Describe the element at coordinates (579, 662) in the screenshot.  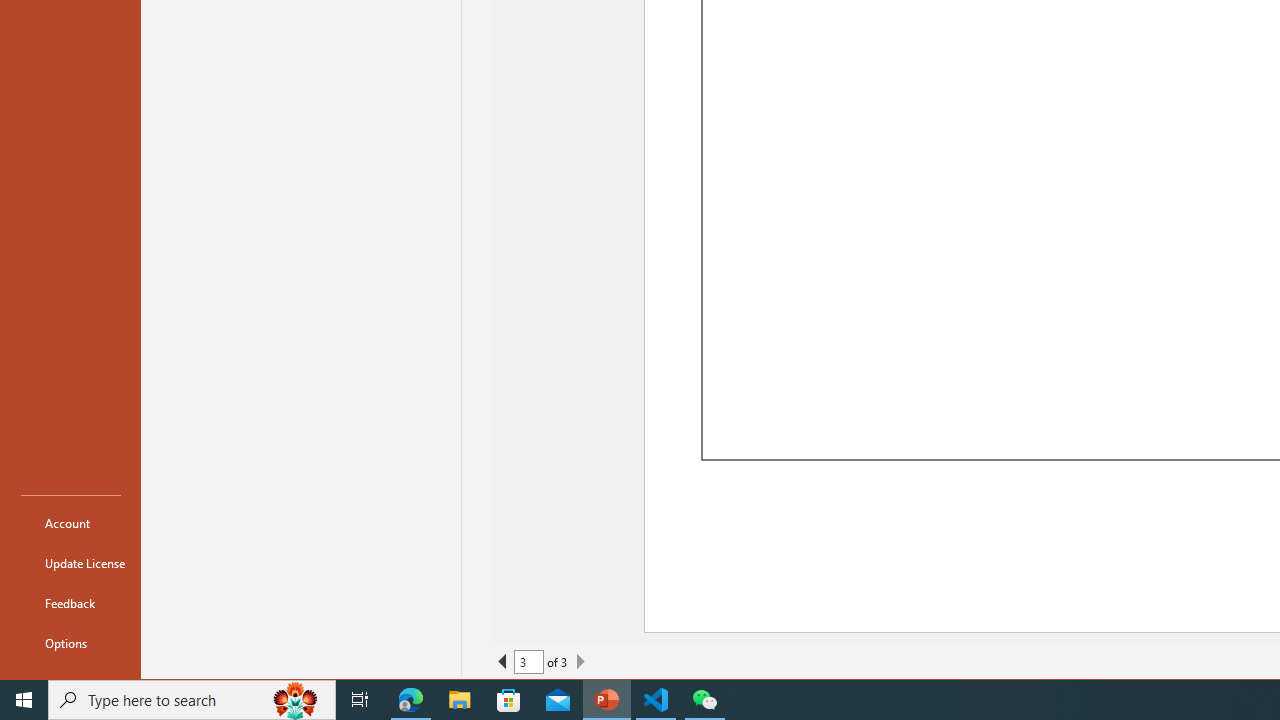
I see `'Next Page'` at that location.